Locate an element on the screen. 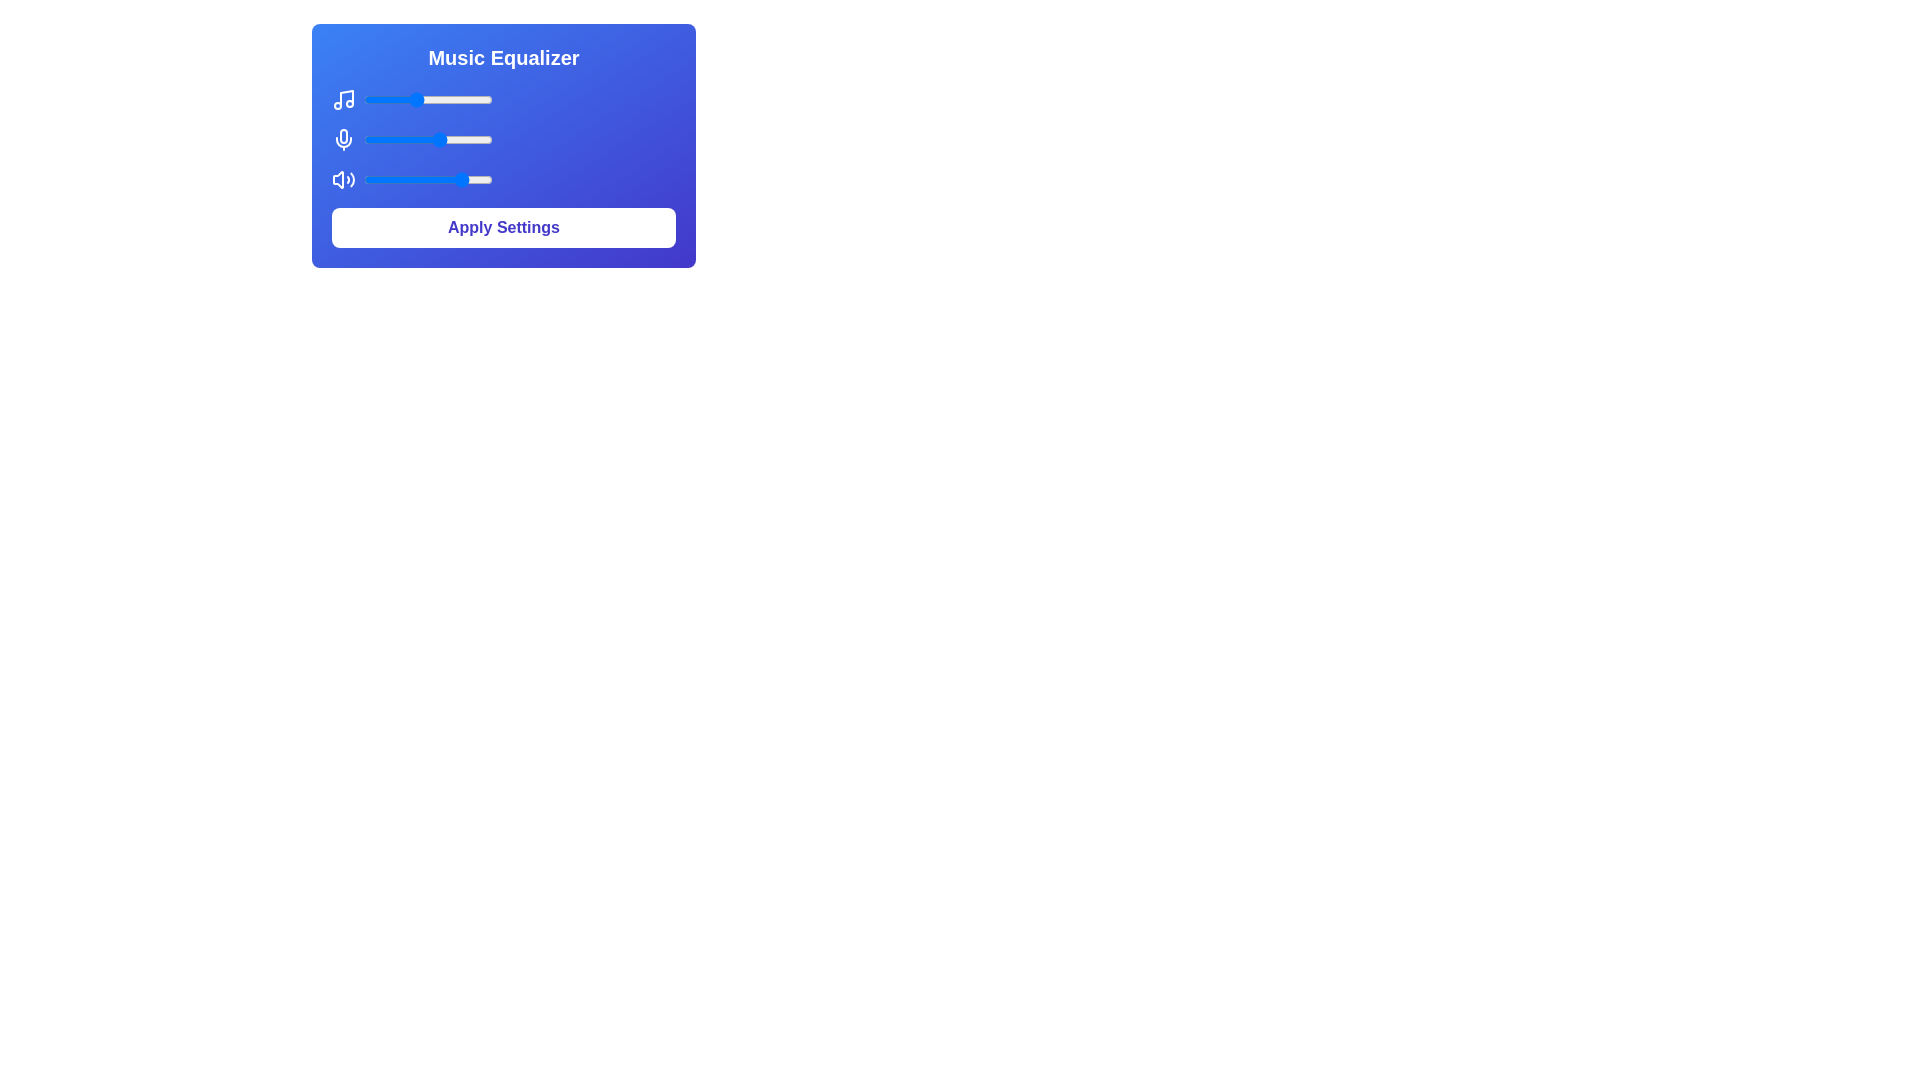 The image size is (1920, 1080). the slider is located at coordinates (481, 138).